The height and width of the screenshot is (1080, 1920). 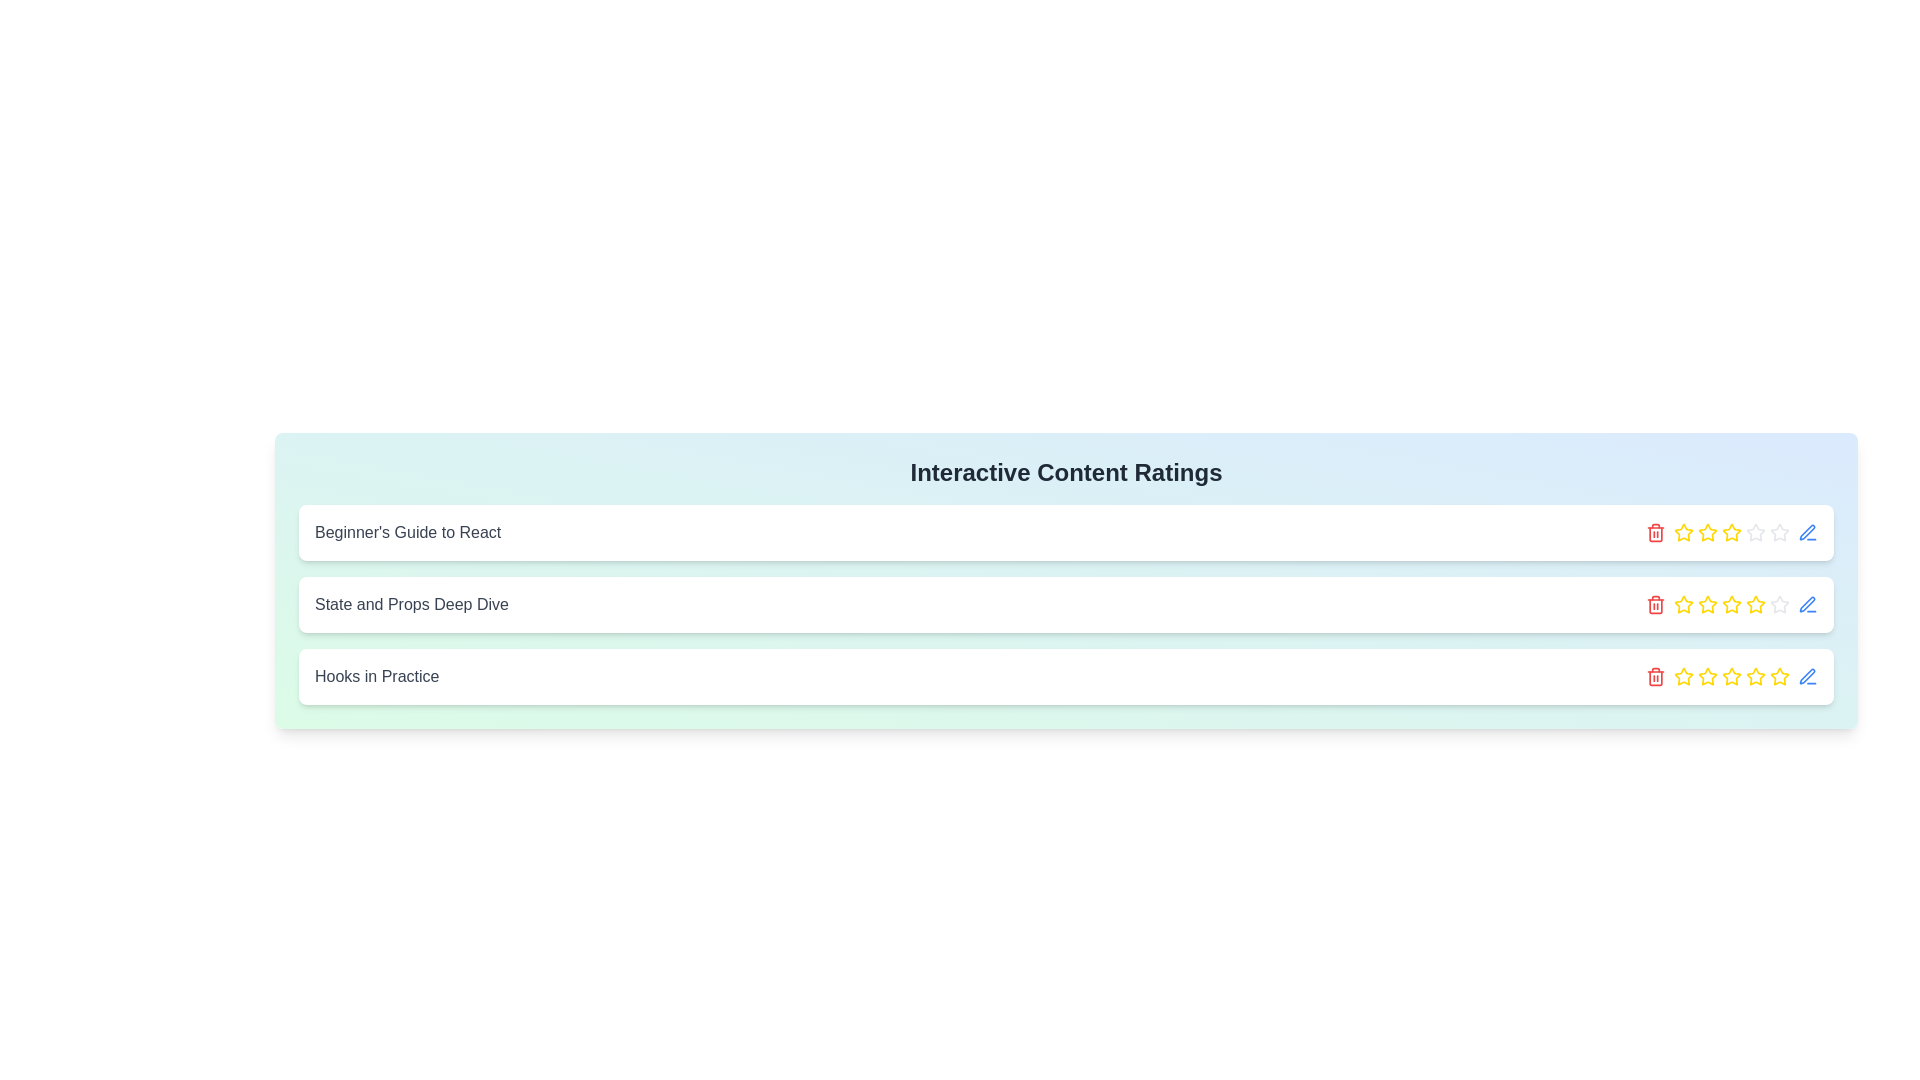 What do you see at coordinates (1683, 675) in the screenshot?
I see `the third star in the rating row of the content item titled 'Hooks in Practice' to interact with the rating system` at bounding box center [1683, 675].